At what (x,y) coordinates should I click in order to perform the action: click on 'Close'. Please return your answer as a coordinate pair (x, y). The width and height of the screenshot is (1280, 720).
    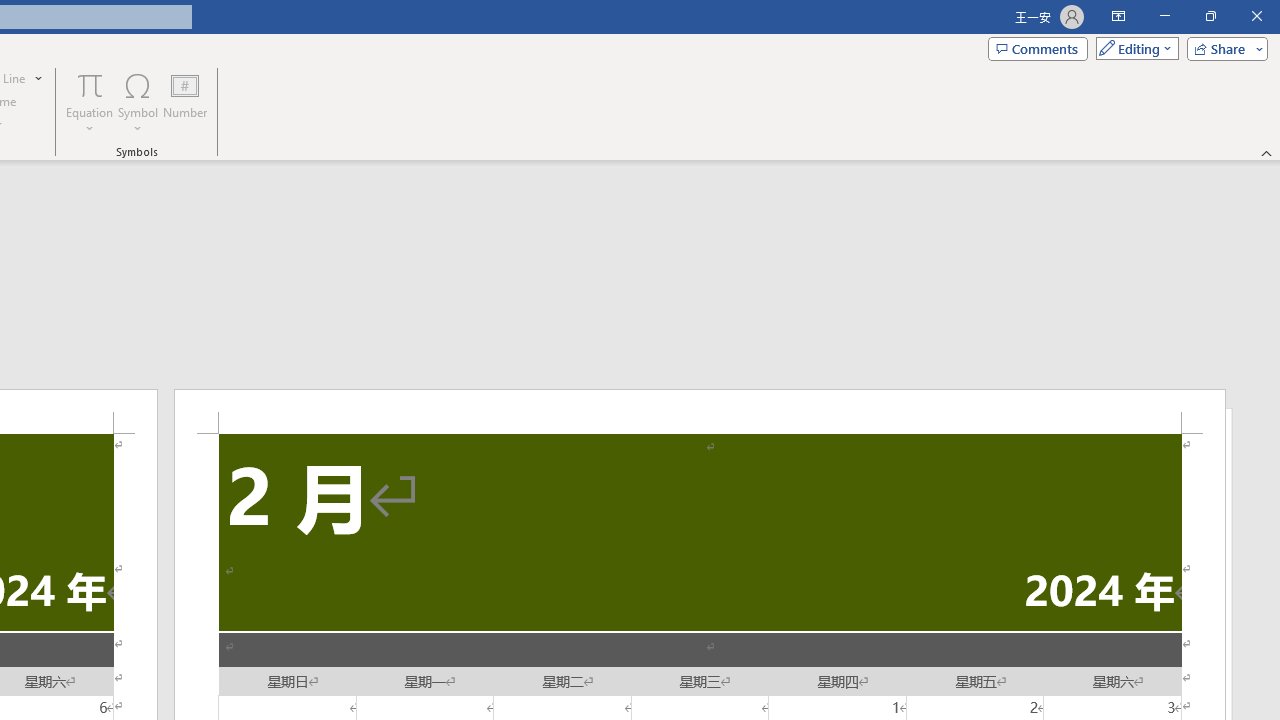
    Looking at the image, I should click on (1255, 16).